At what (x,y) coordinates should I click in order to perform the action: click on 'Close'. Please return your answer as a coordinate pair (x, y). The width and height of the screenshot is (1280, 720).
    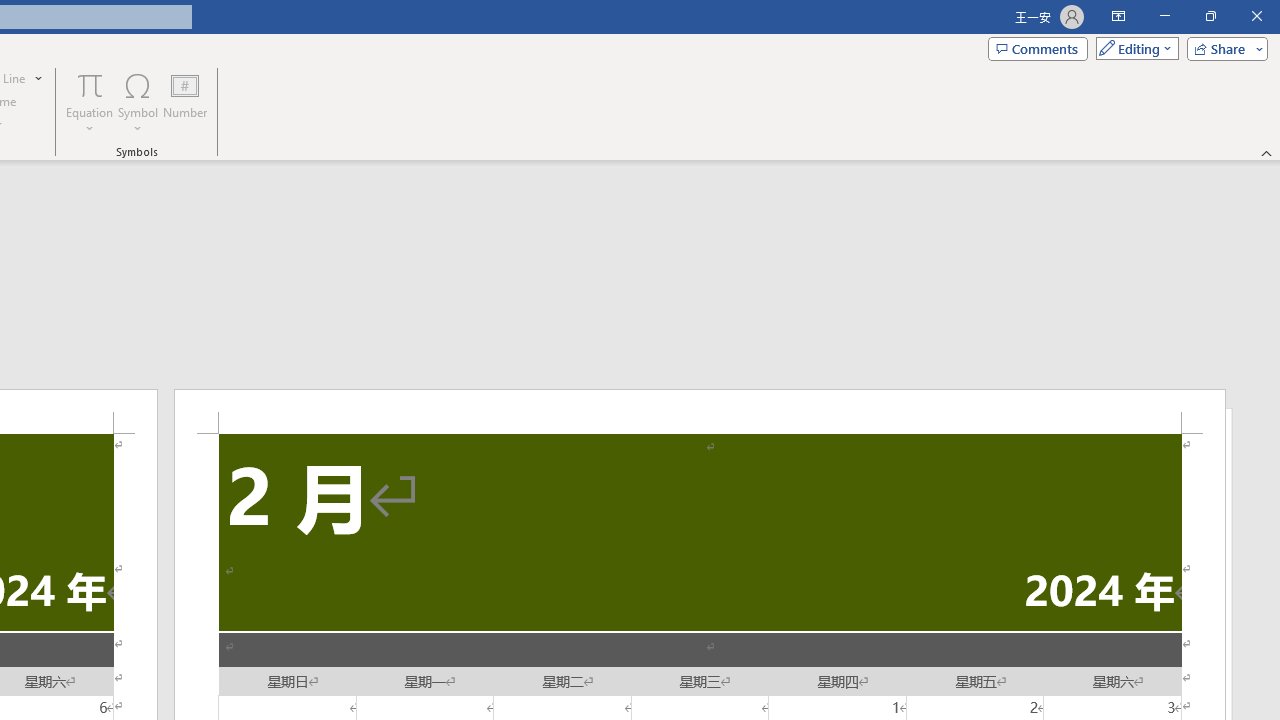
    Looking at the image, I should click on (1255, 16).